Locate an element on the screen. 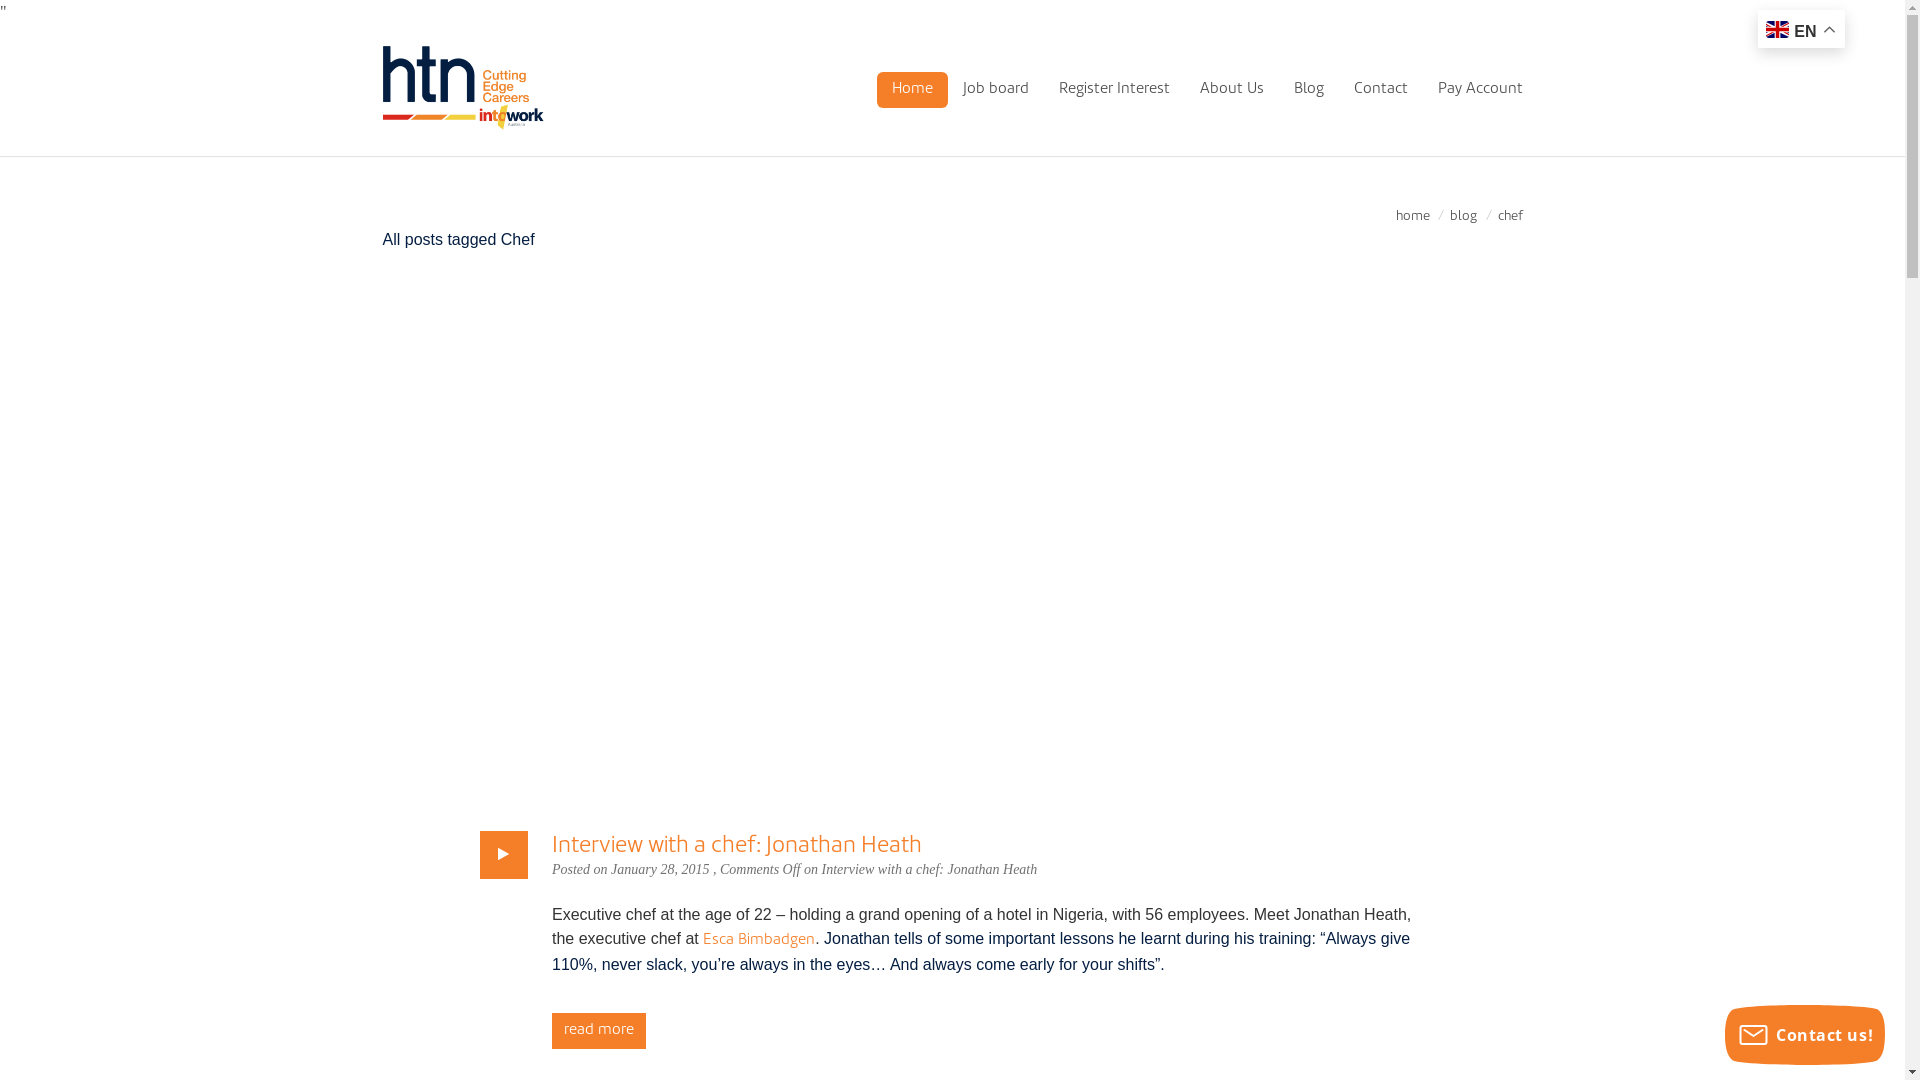  'blog' is located at coordinates (1463, 216).